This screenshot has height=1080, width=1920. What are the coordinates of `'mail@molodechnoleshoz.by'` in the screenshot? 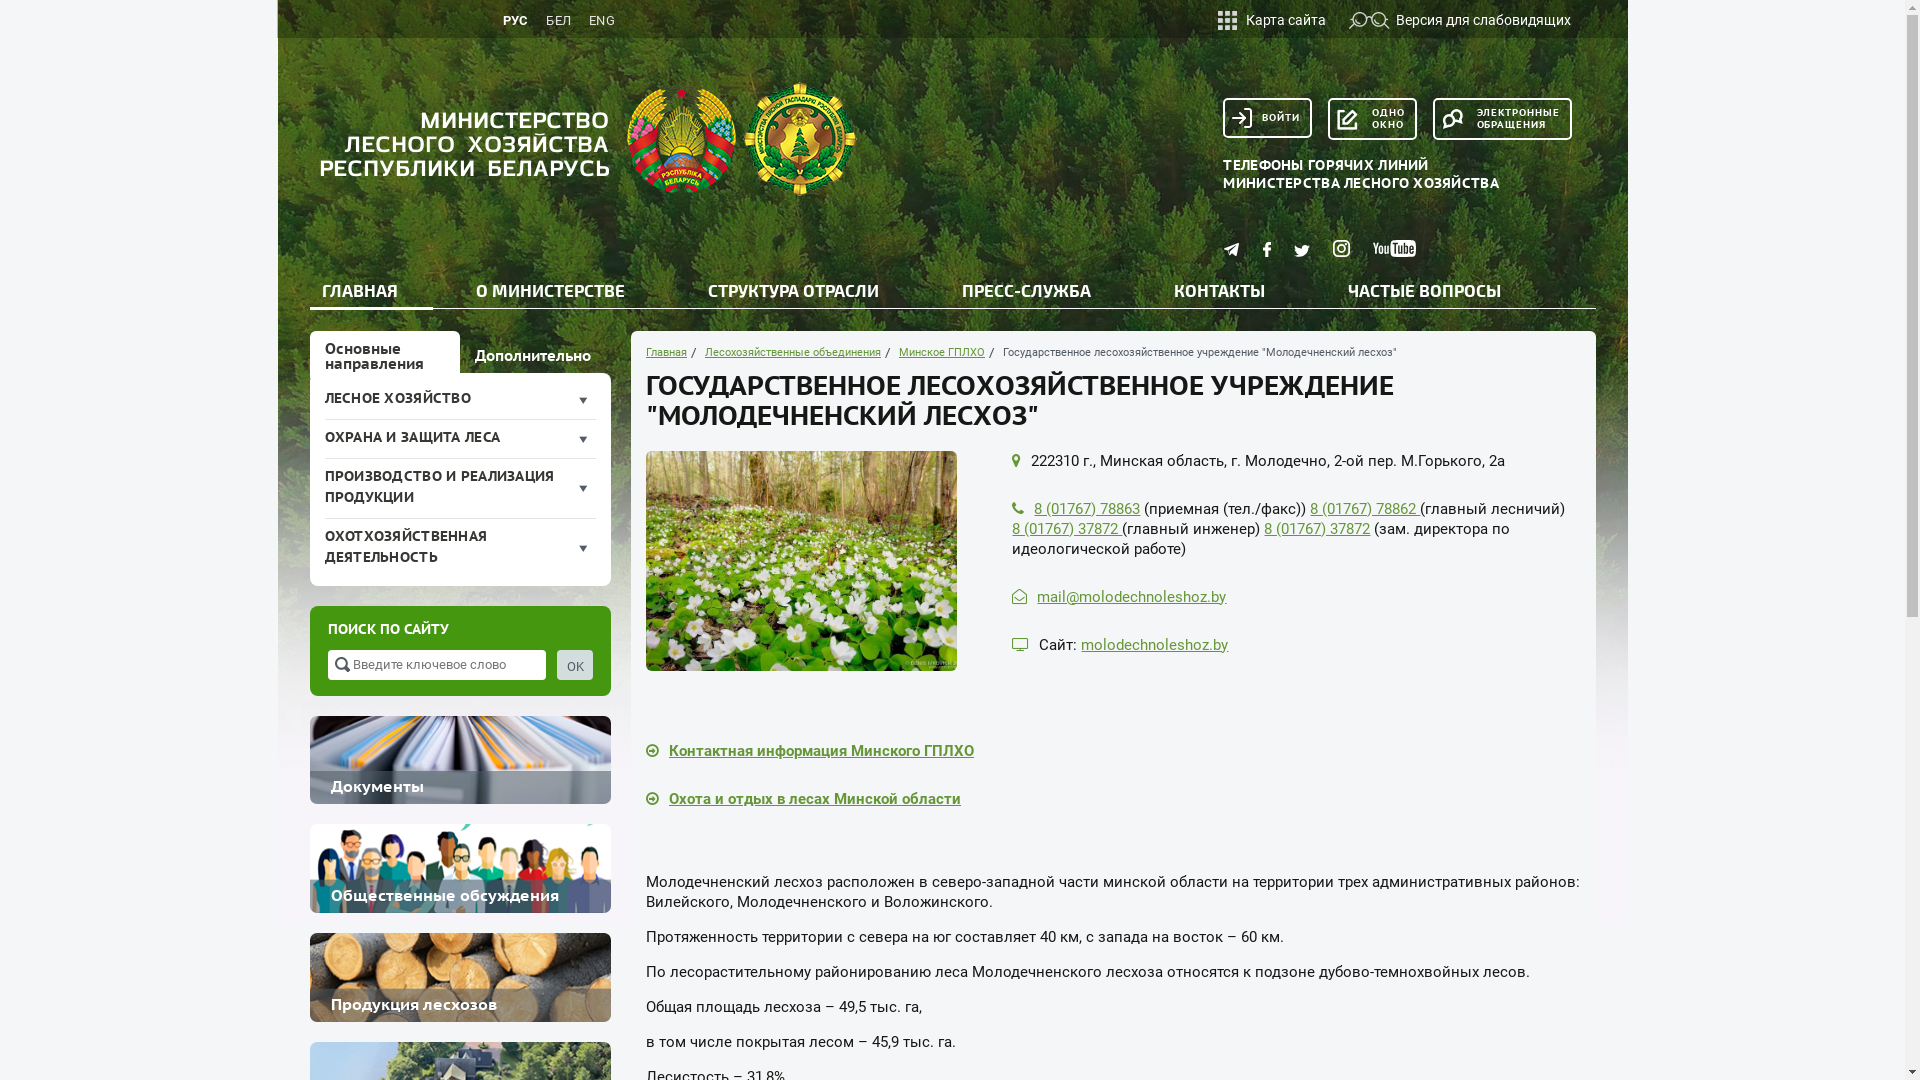 It's located at (1131, 596).